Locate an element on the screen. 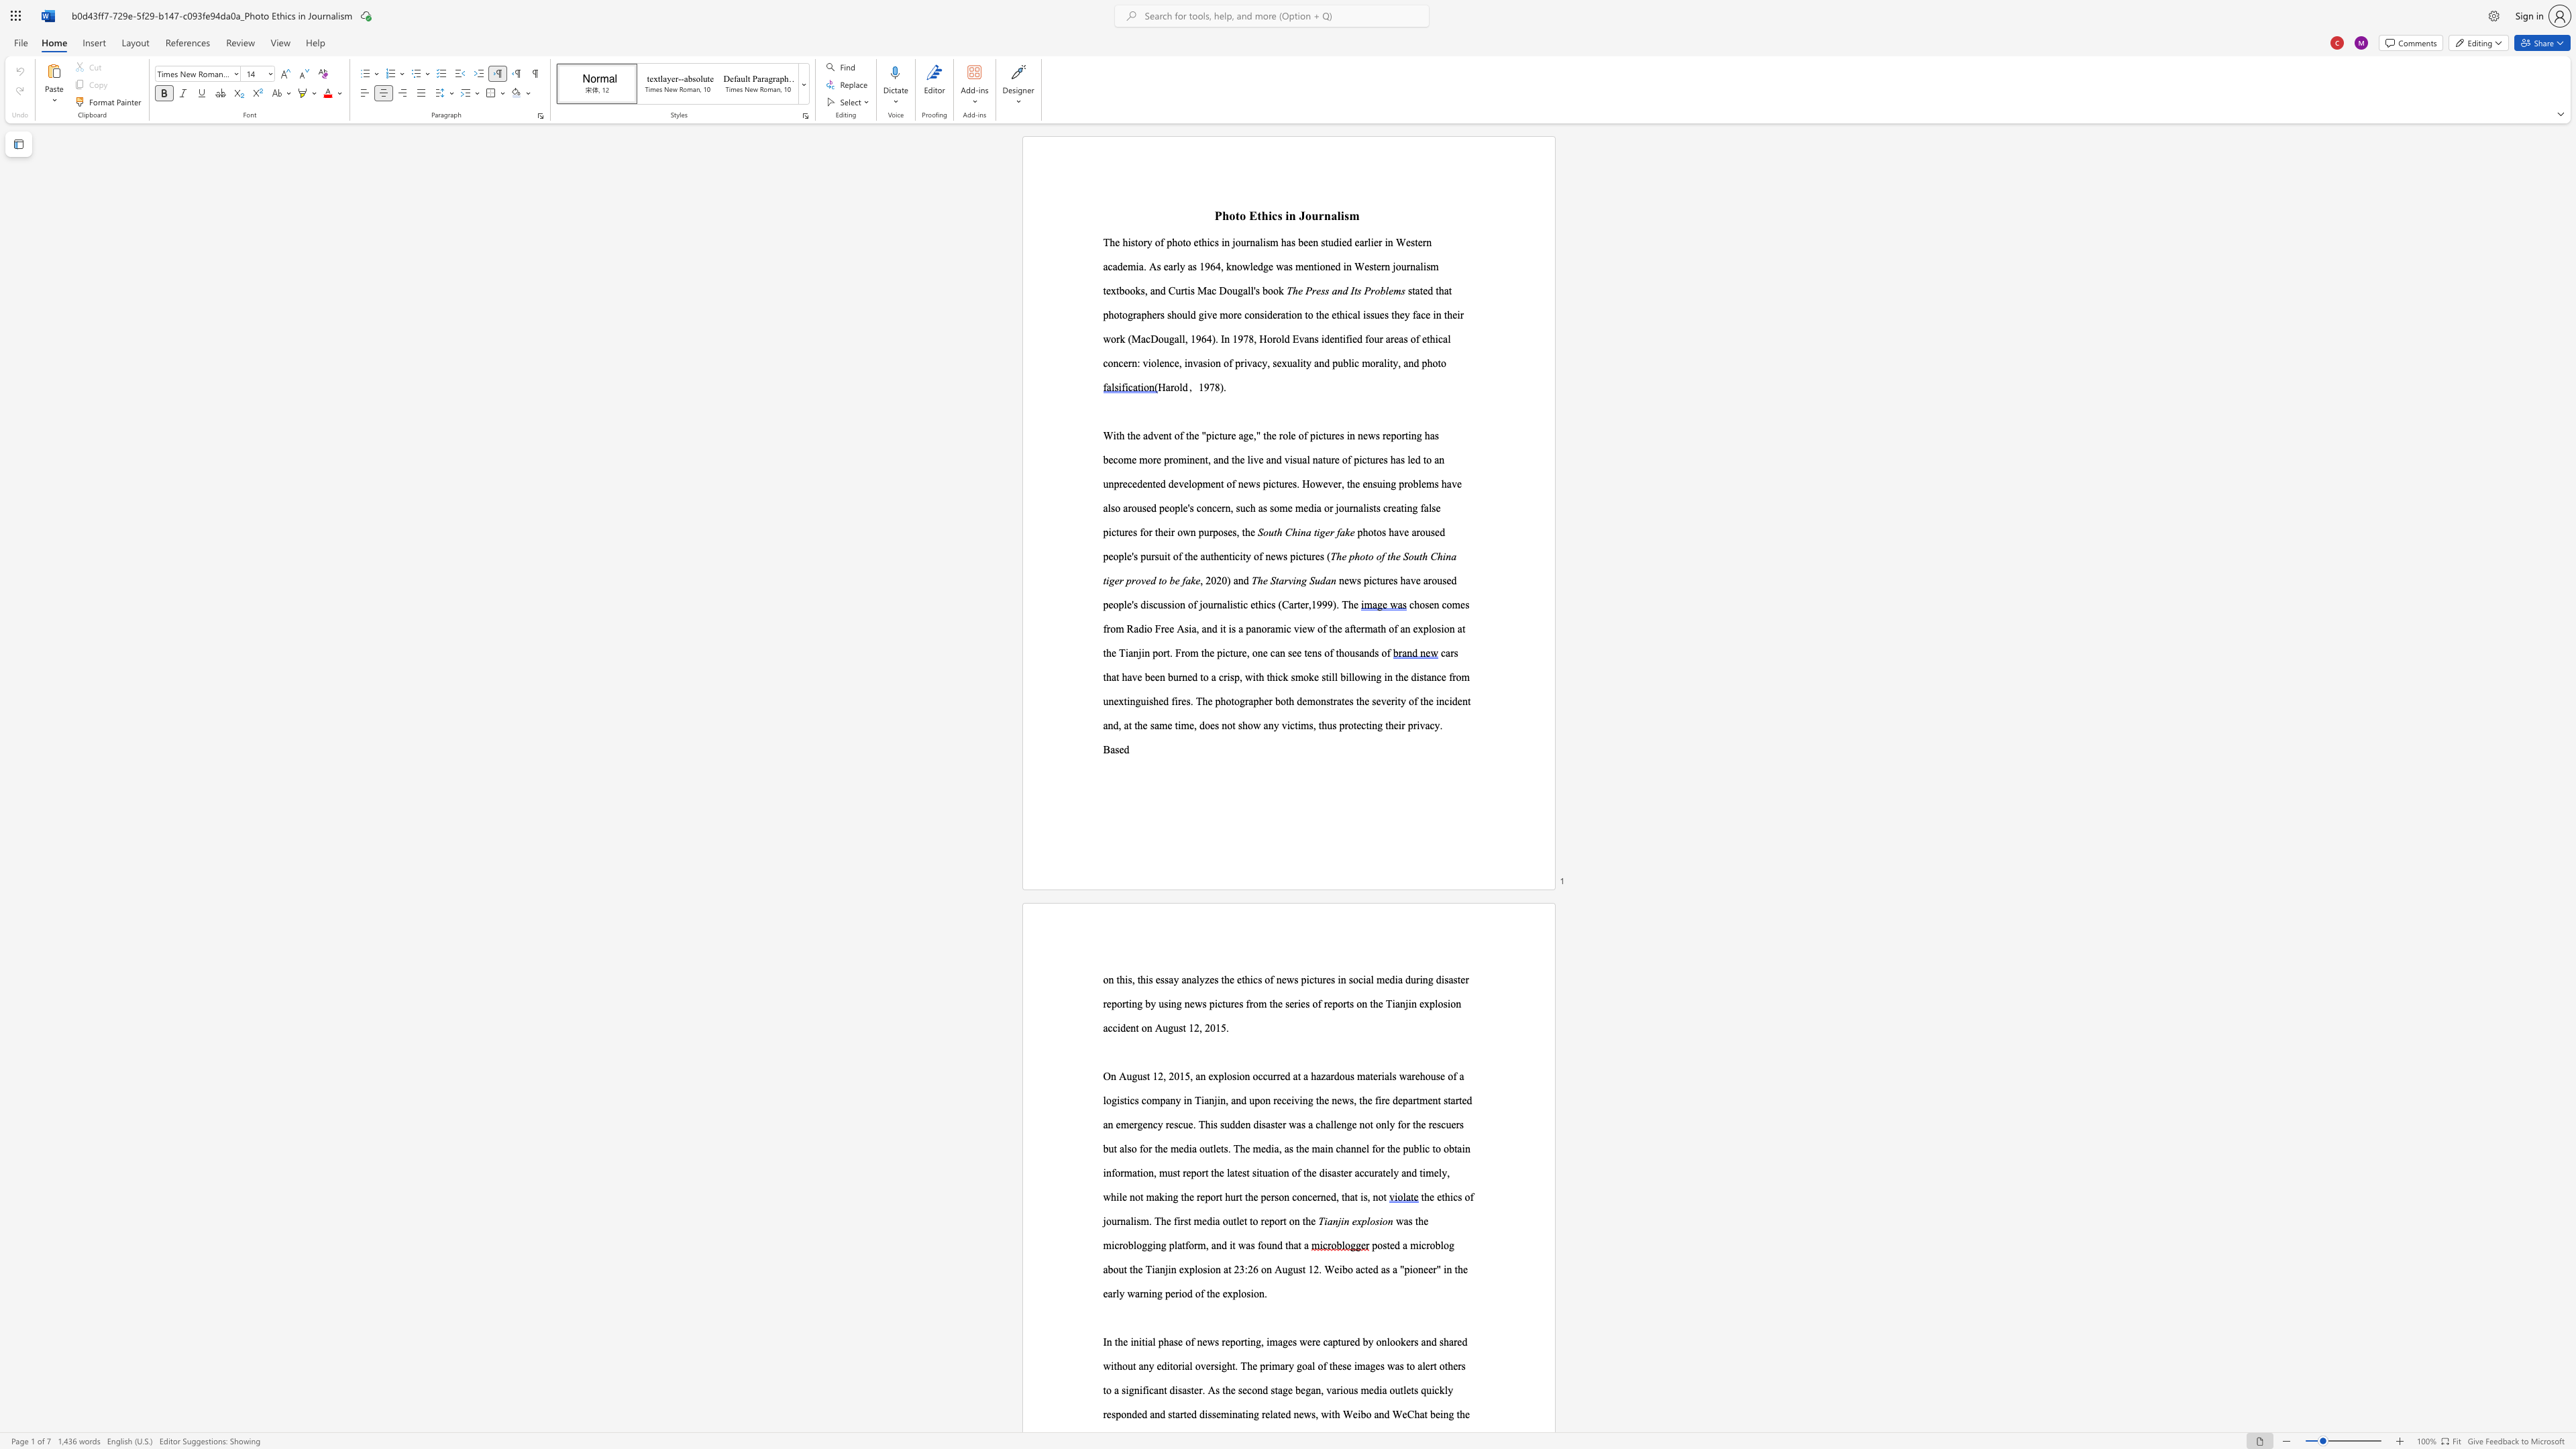 This screenshot has height=1449, width=2576. the 1th character "k" in the text is located at coordinates (1122, 337).